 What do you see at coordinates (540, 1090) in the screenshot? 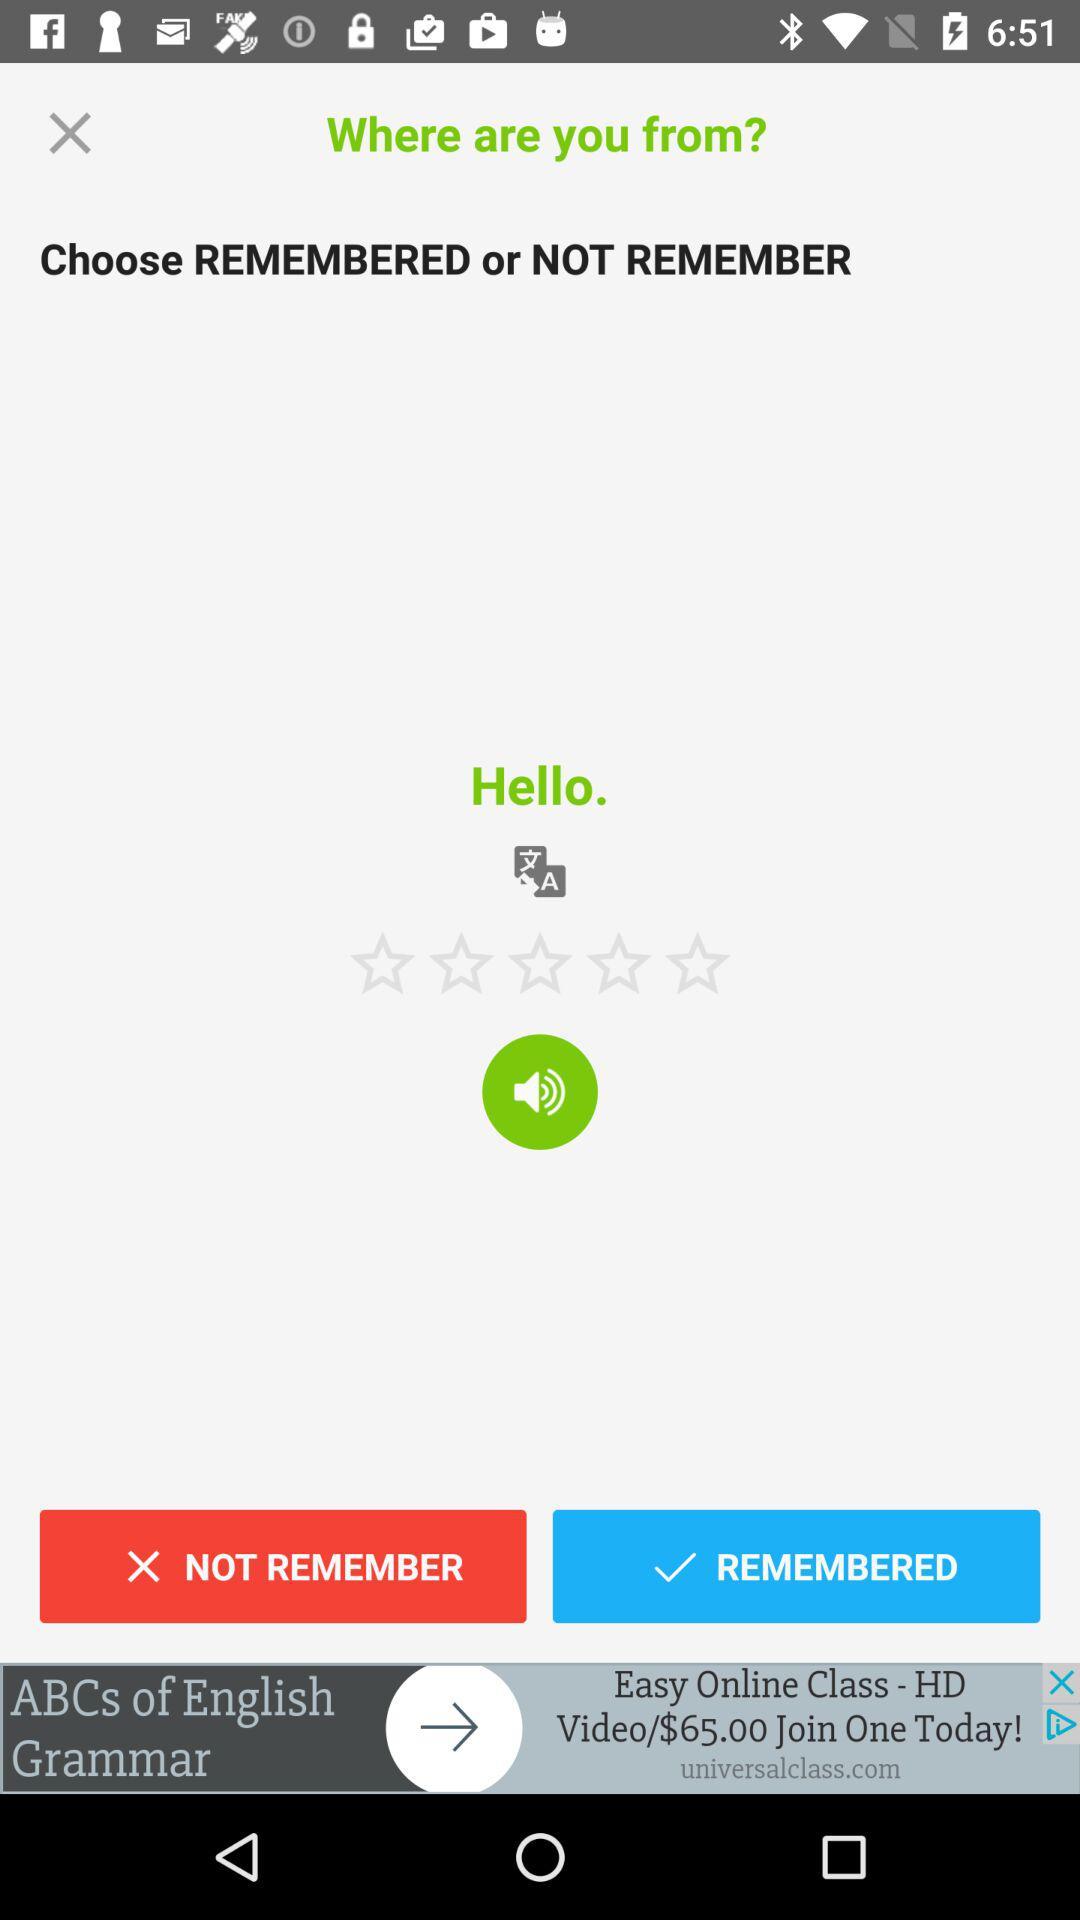
I see `volume section` at bounding box center [540, 1090].